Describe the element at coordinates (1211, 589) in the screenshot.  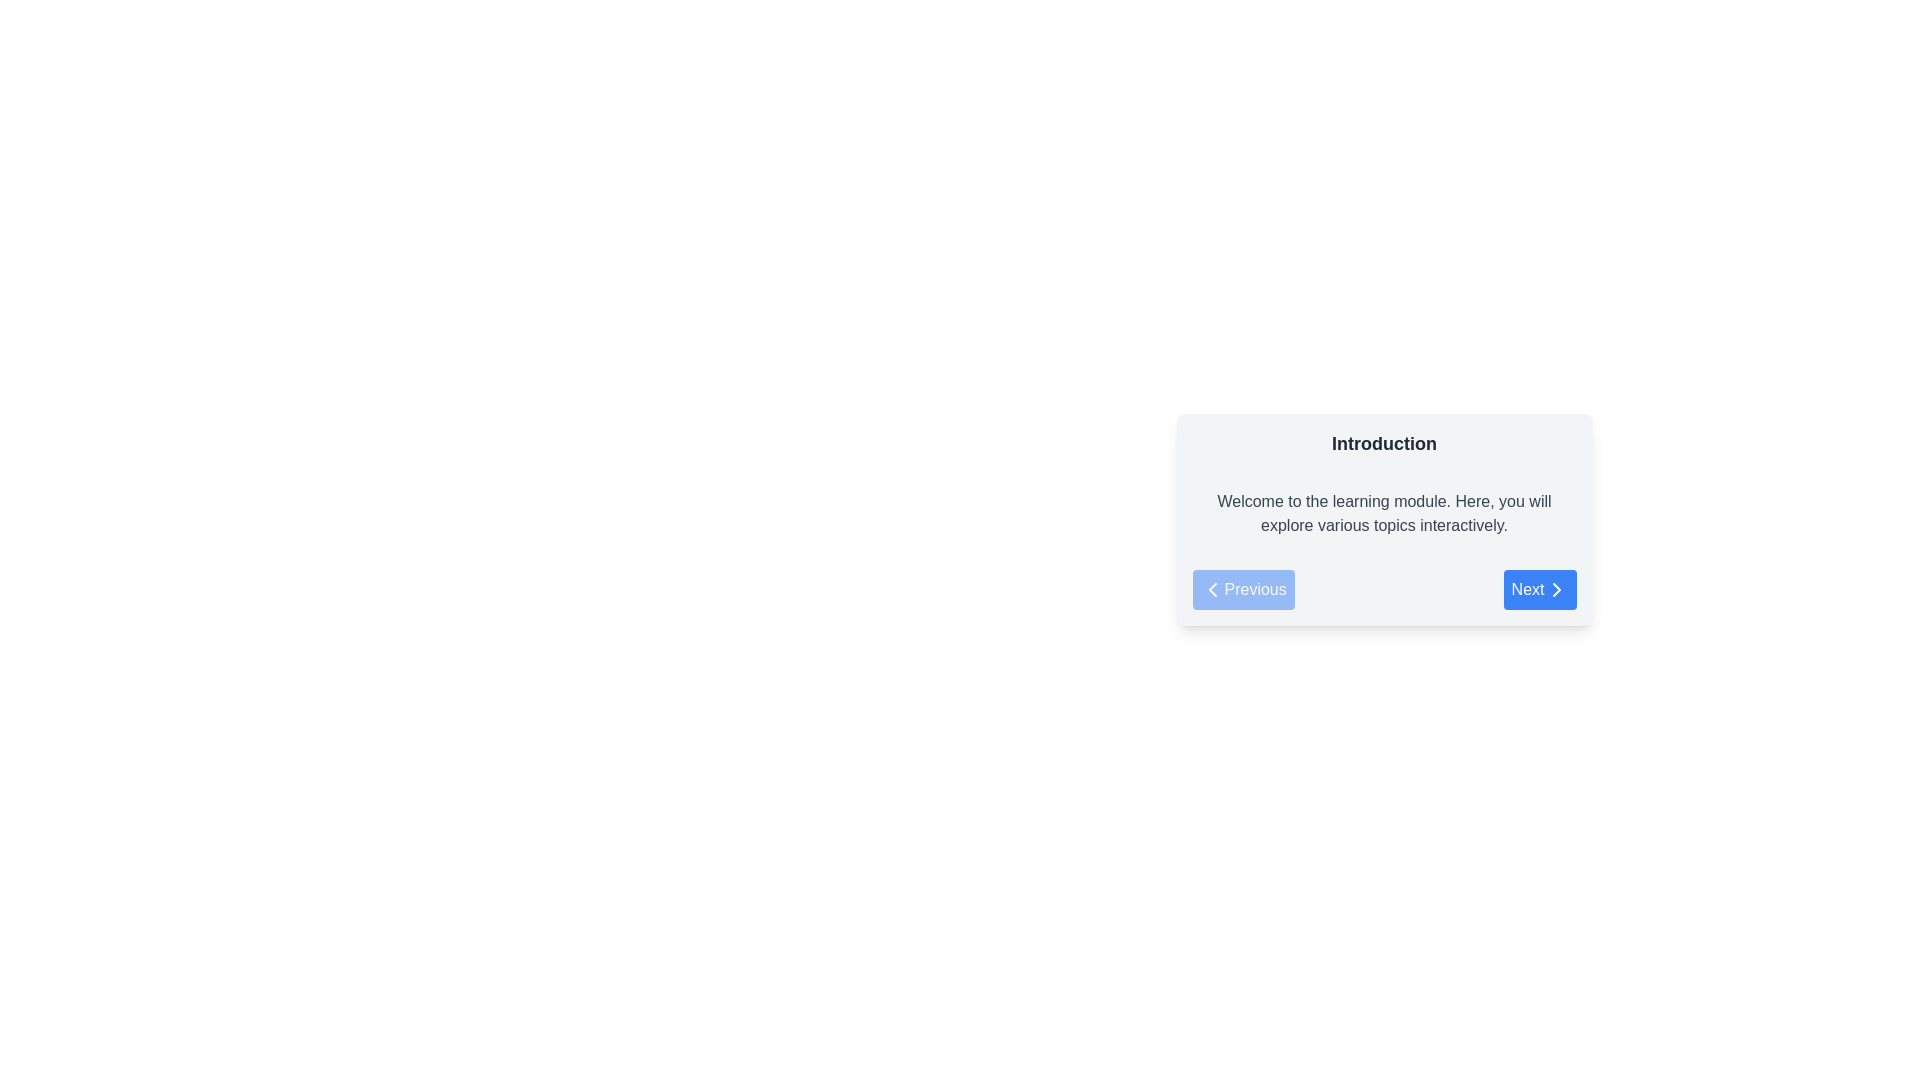
I see `the left-pointing chevron icon within the 'Previous' button, located at the bottom-center of the card-like region` at that location.